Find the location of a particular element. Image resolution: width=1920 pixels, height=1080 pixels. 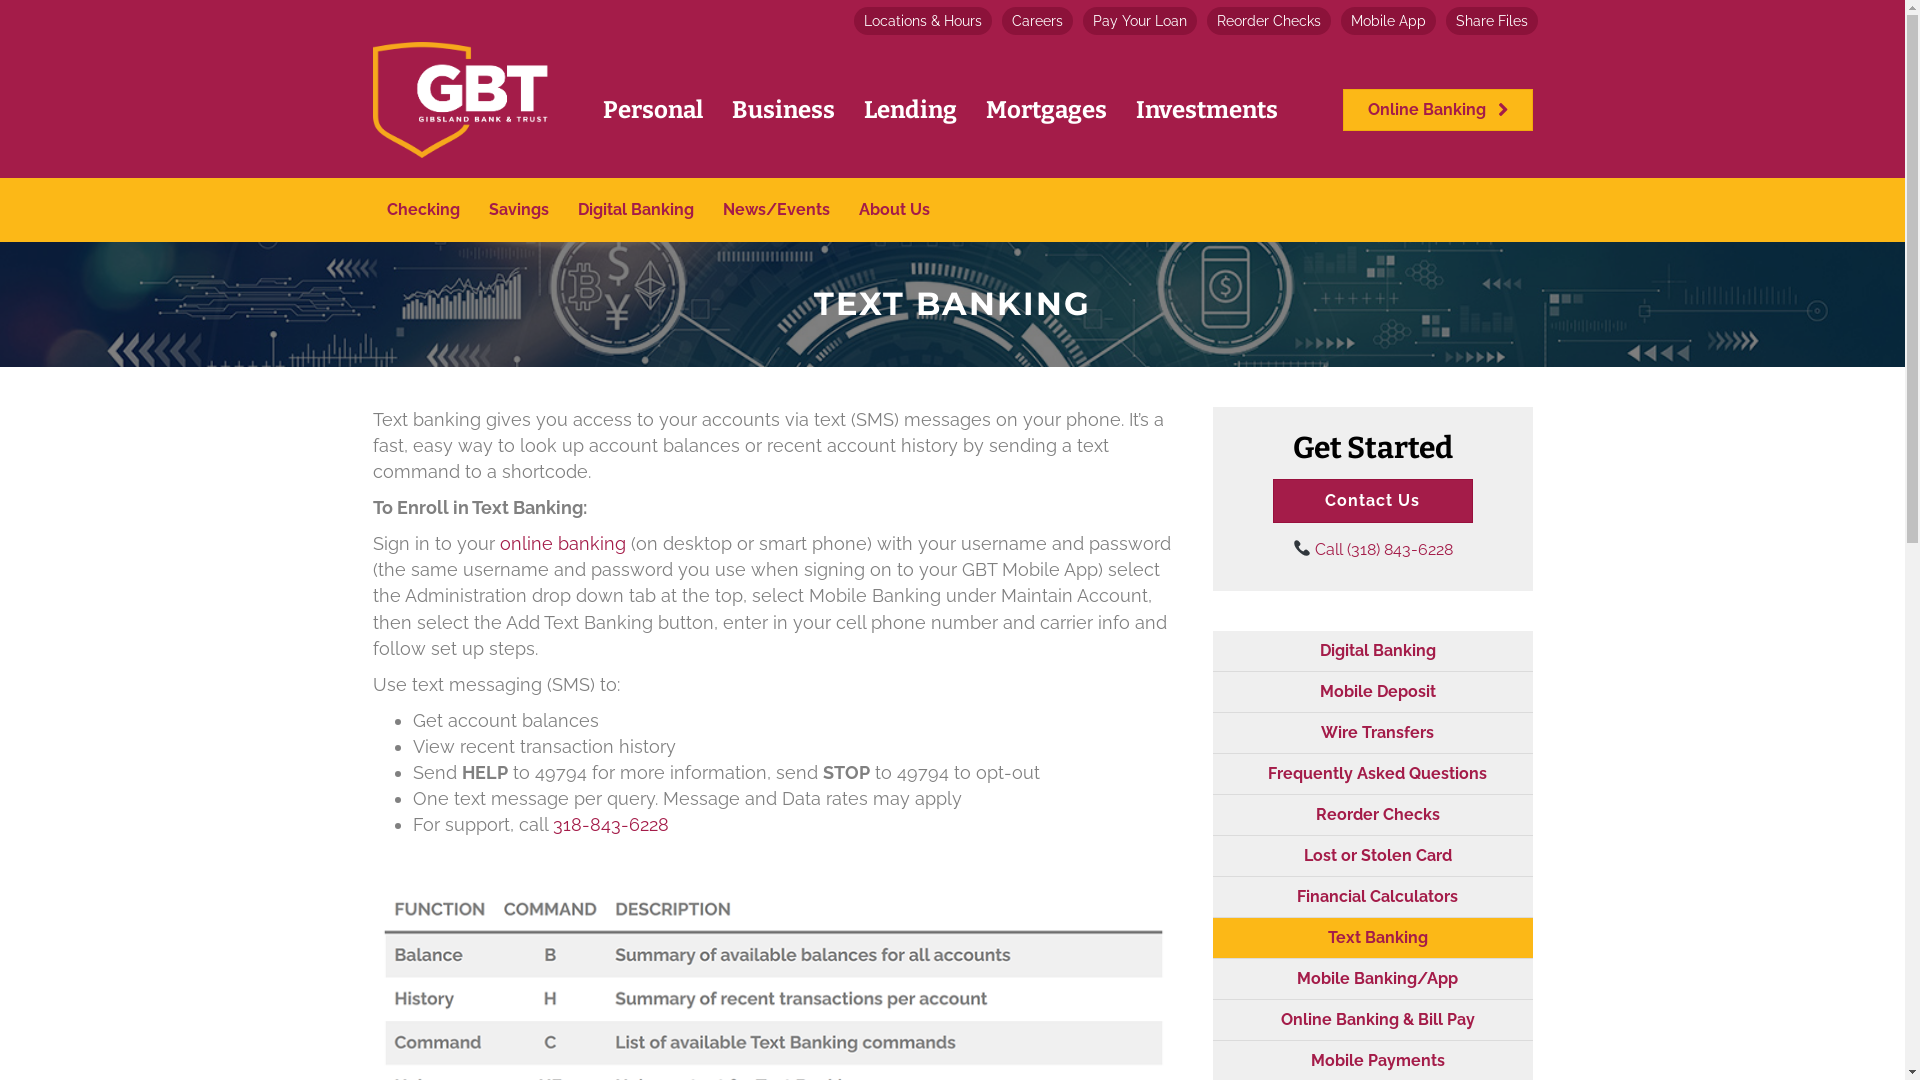

'Careers' is located at coordinates (1037, 20).